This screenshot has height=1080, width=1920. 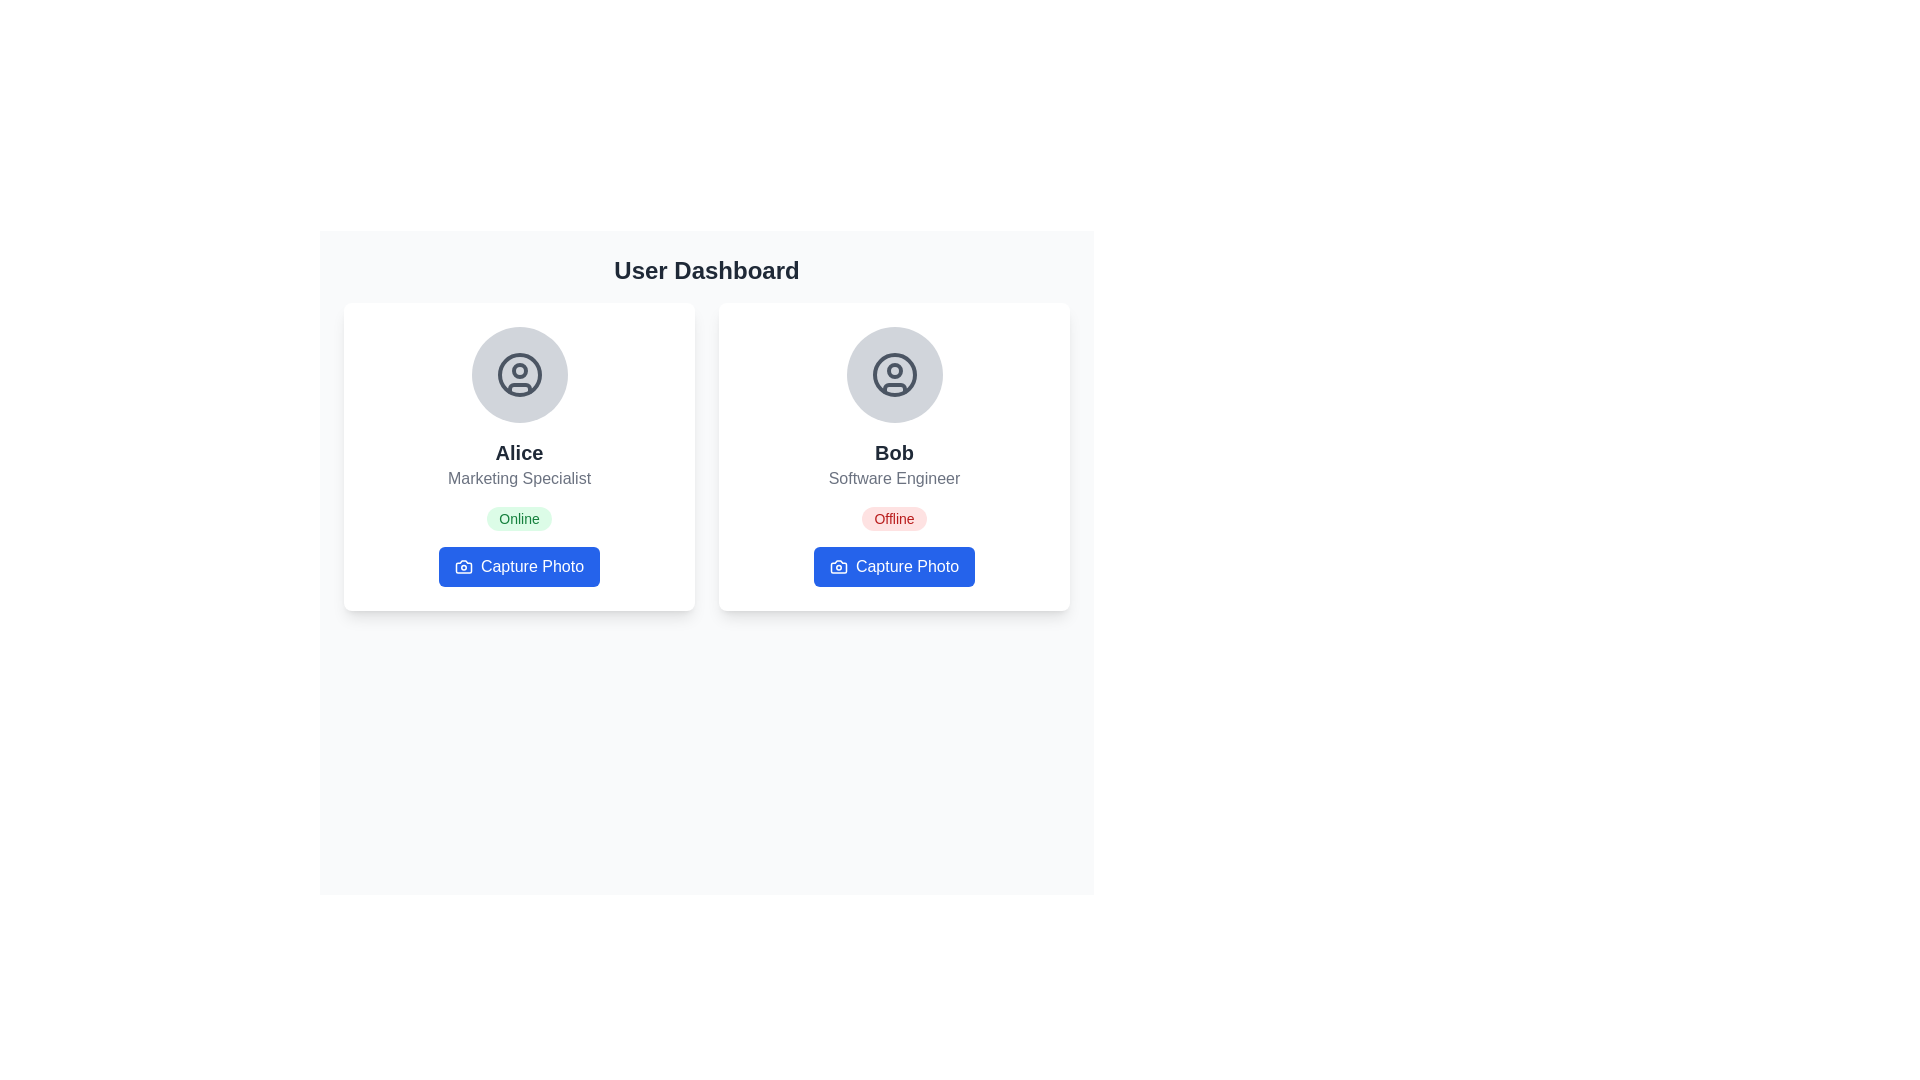 What do you see at coordinates (519, 370) in the screenshot?
I see `the graphic marker representing Alice's profile status within the user profile icon located at the top-center of the card layout` at bounding box center [519, 370].